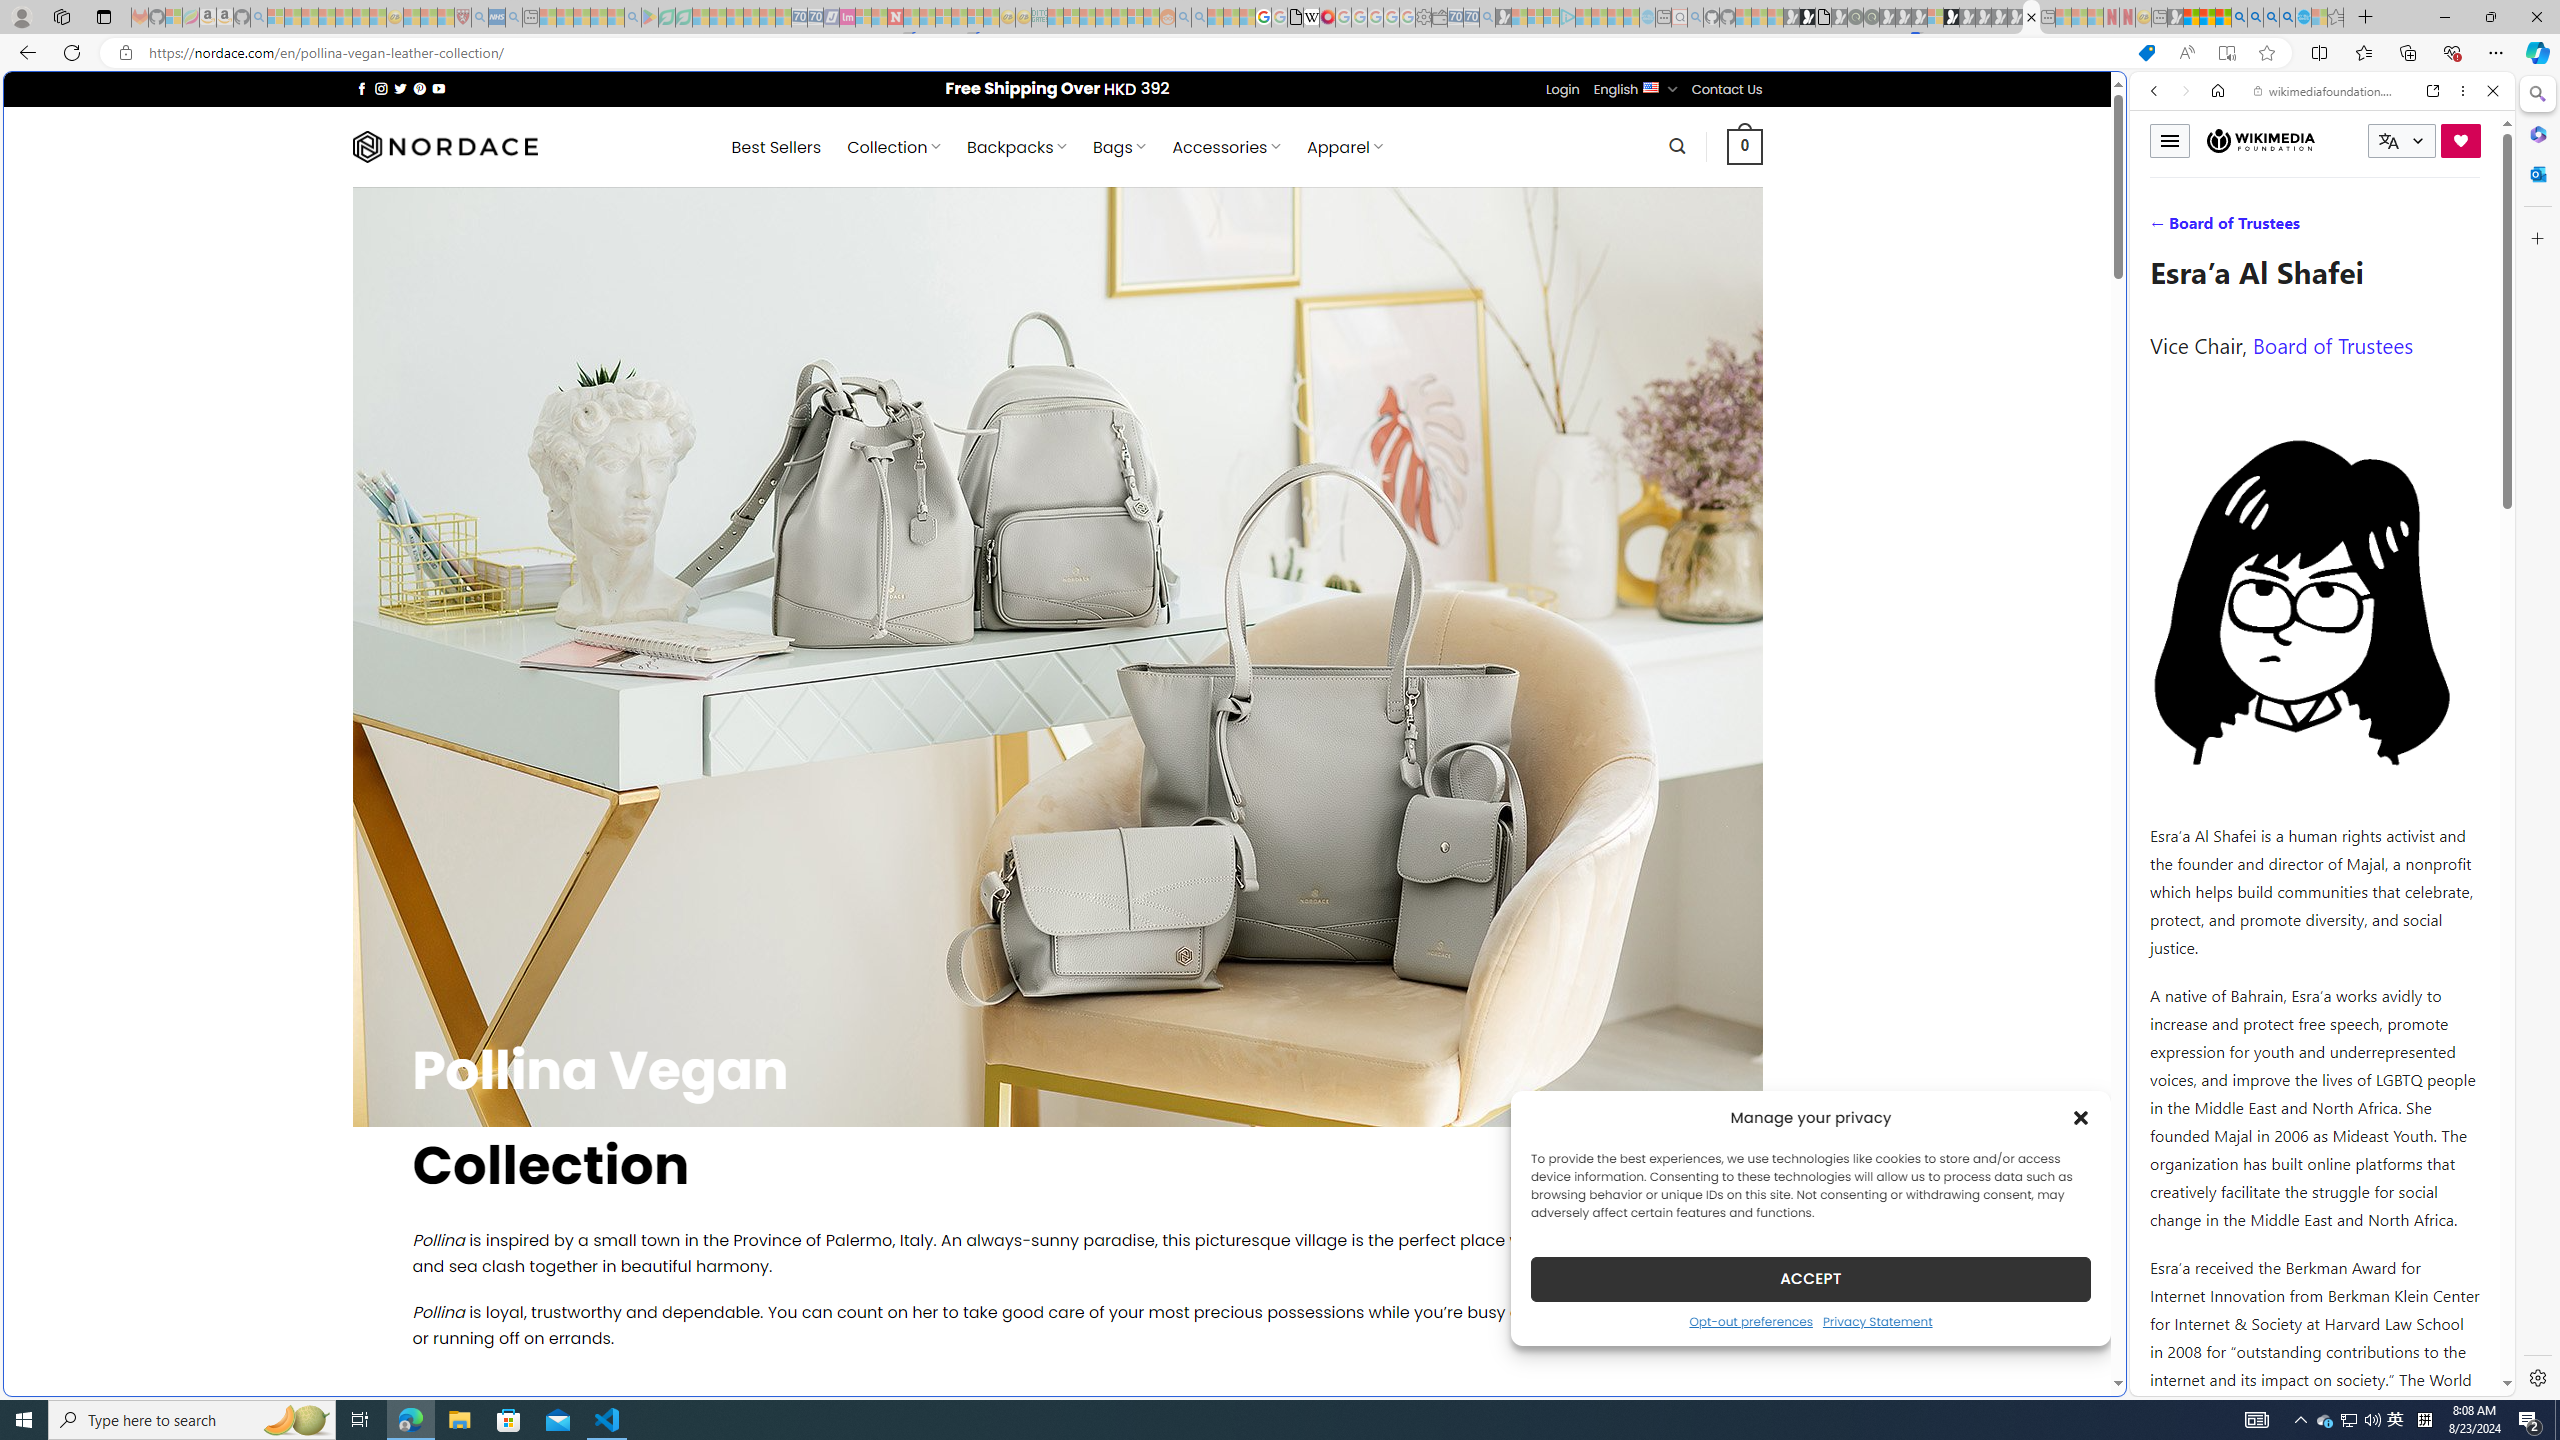  What do you see at coordinates (1326, 16) in the screenshot?
I see `'MediaWiki'` at bounding box center [1326, 16].